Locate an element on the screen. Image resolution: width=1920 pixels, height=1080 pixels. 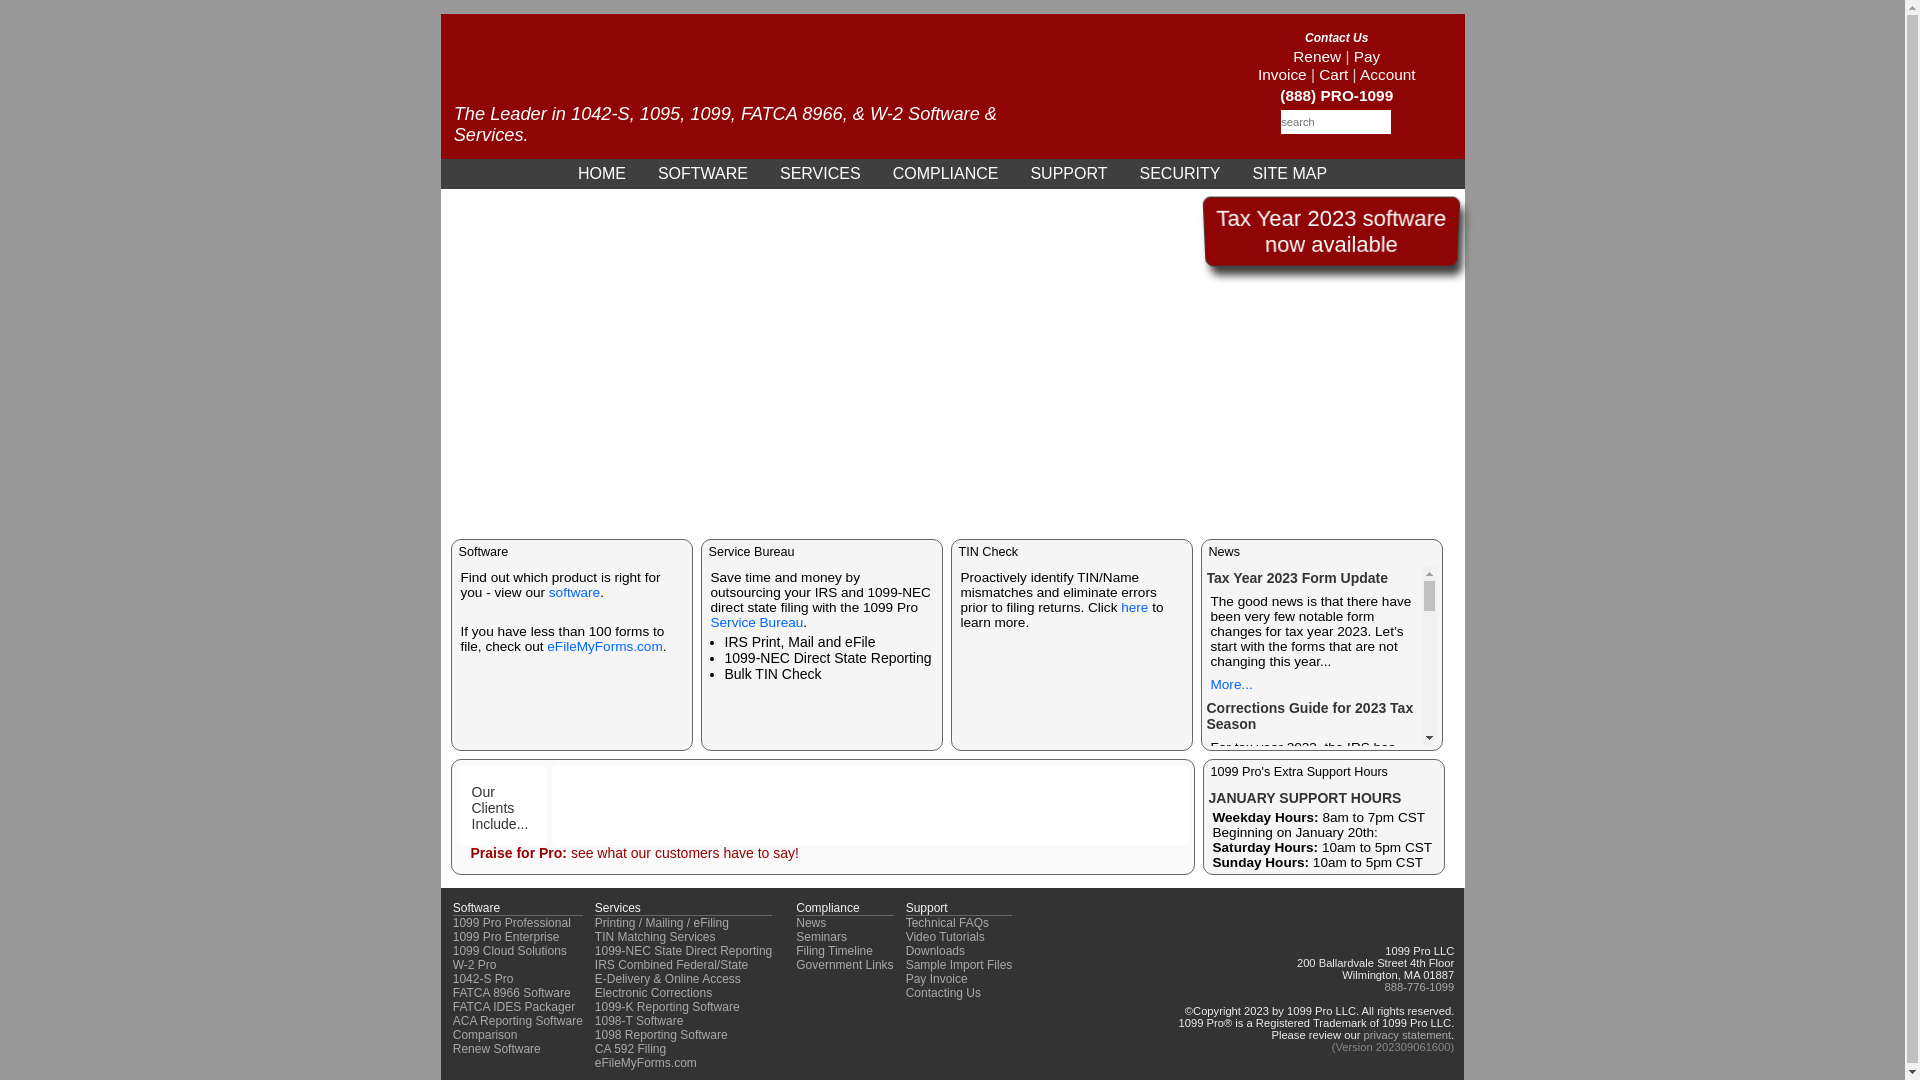
'Cart' is located at coordinates (1333, 73).